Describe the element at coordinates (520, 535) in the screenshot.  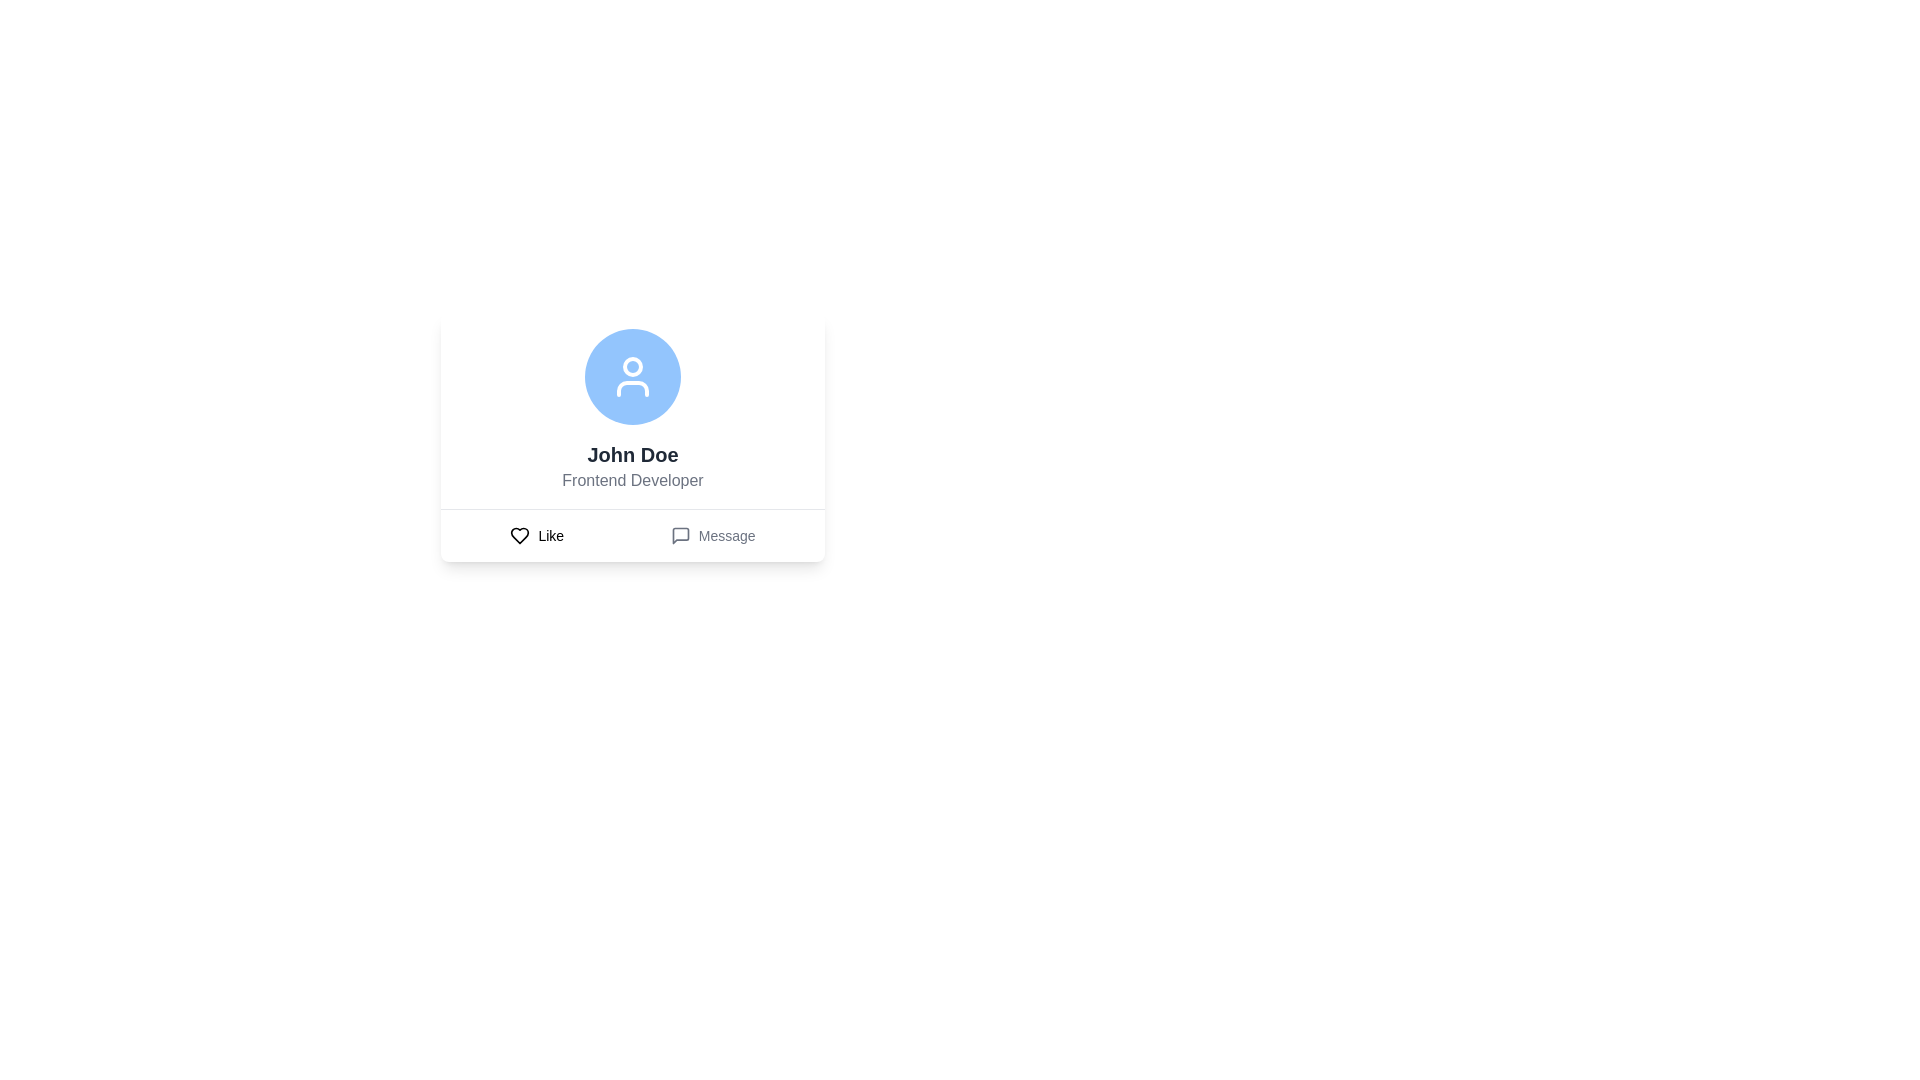
I see `the heart-shaped icon with a black outline next to the 'Like' text for interaction feedback` at that location.